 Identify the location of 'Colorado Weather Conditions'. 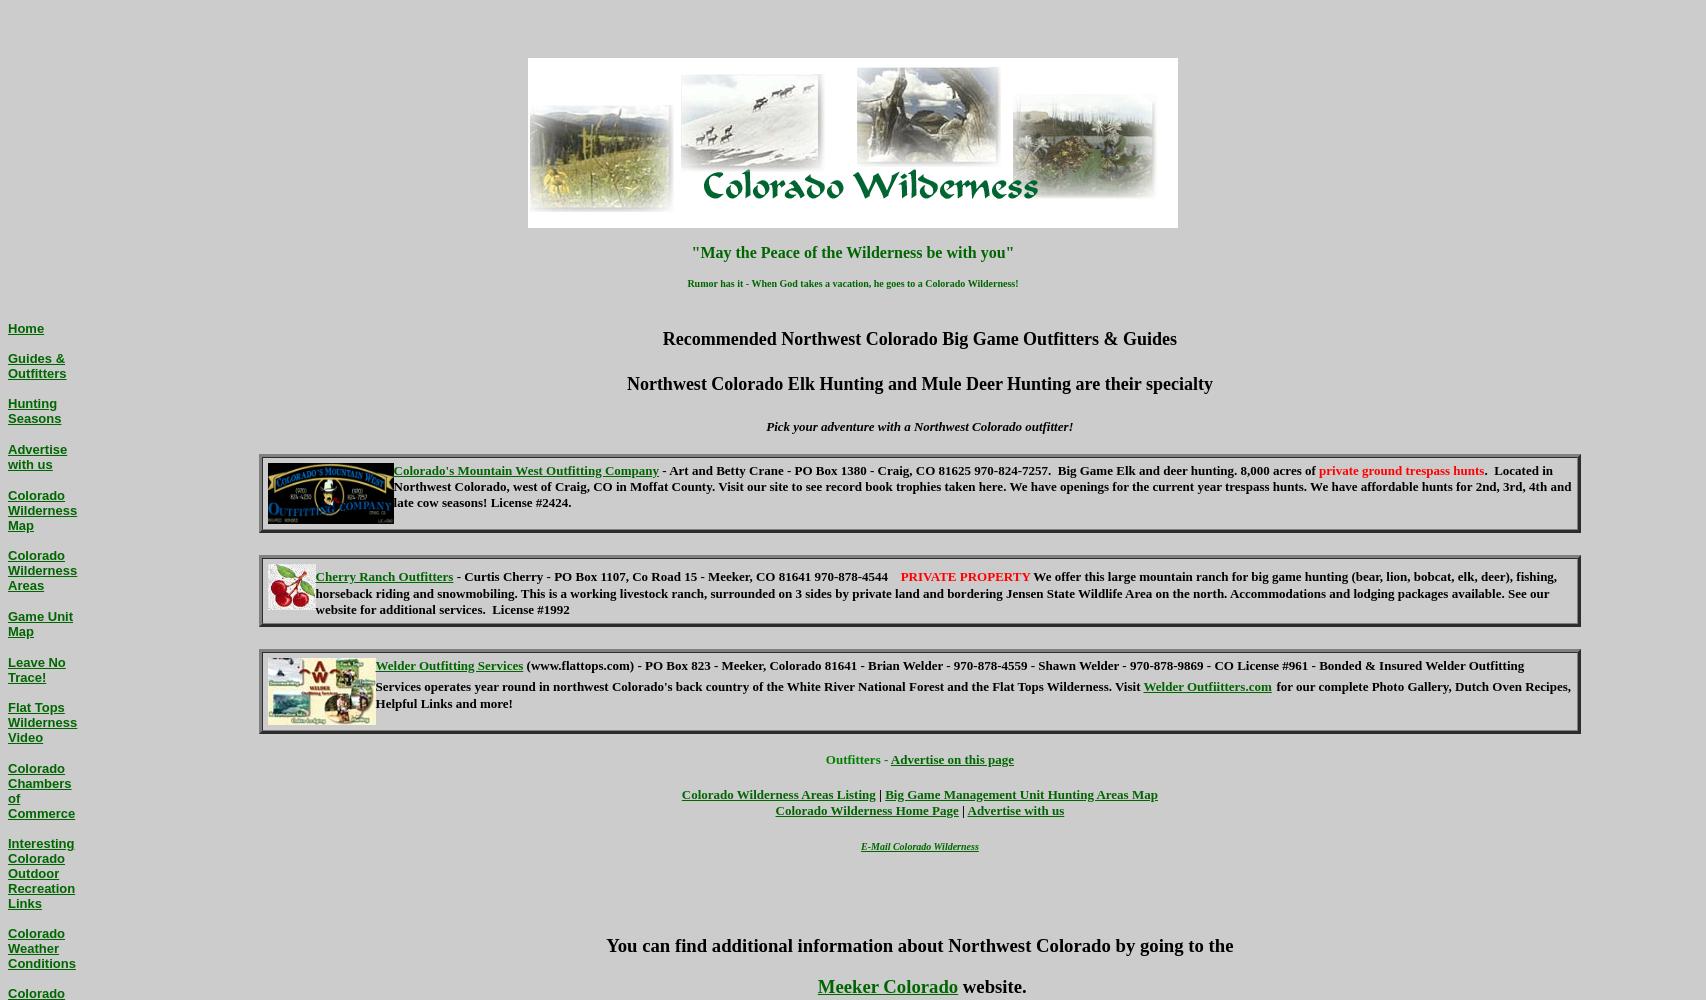
(41, 947).